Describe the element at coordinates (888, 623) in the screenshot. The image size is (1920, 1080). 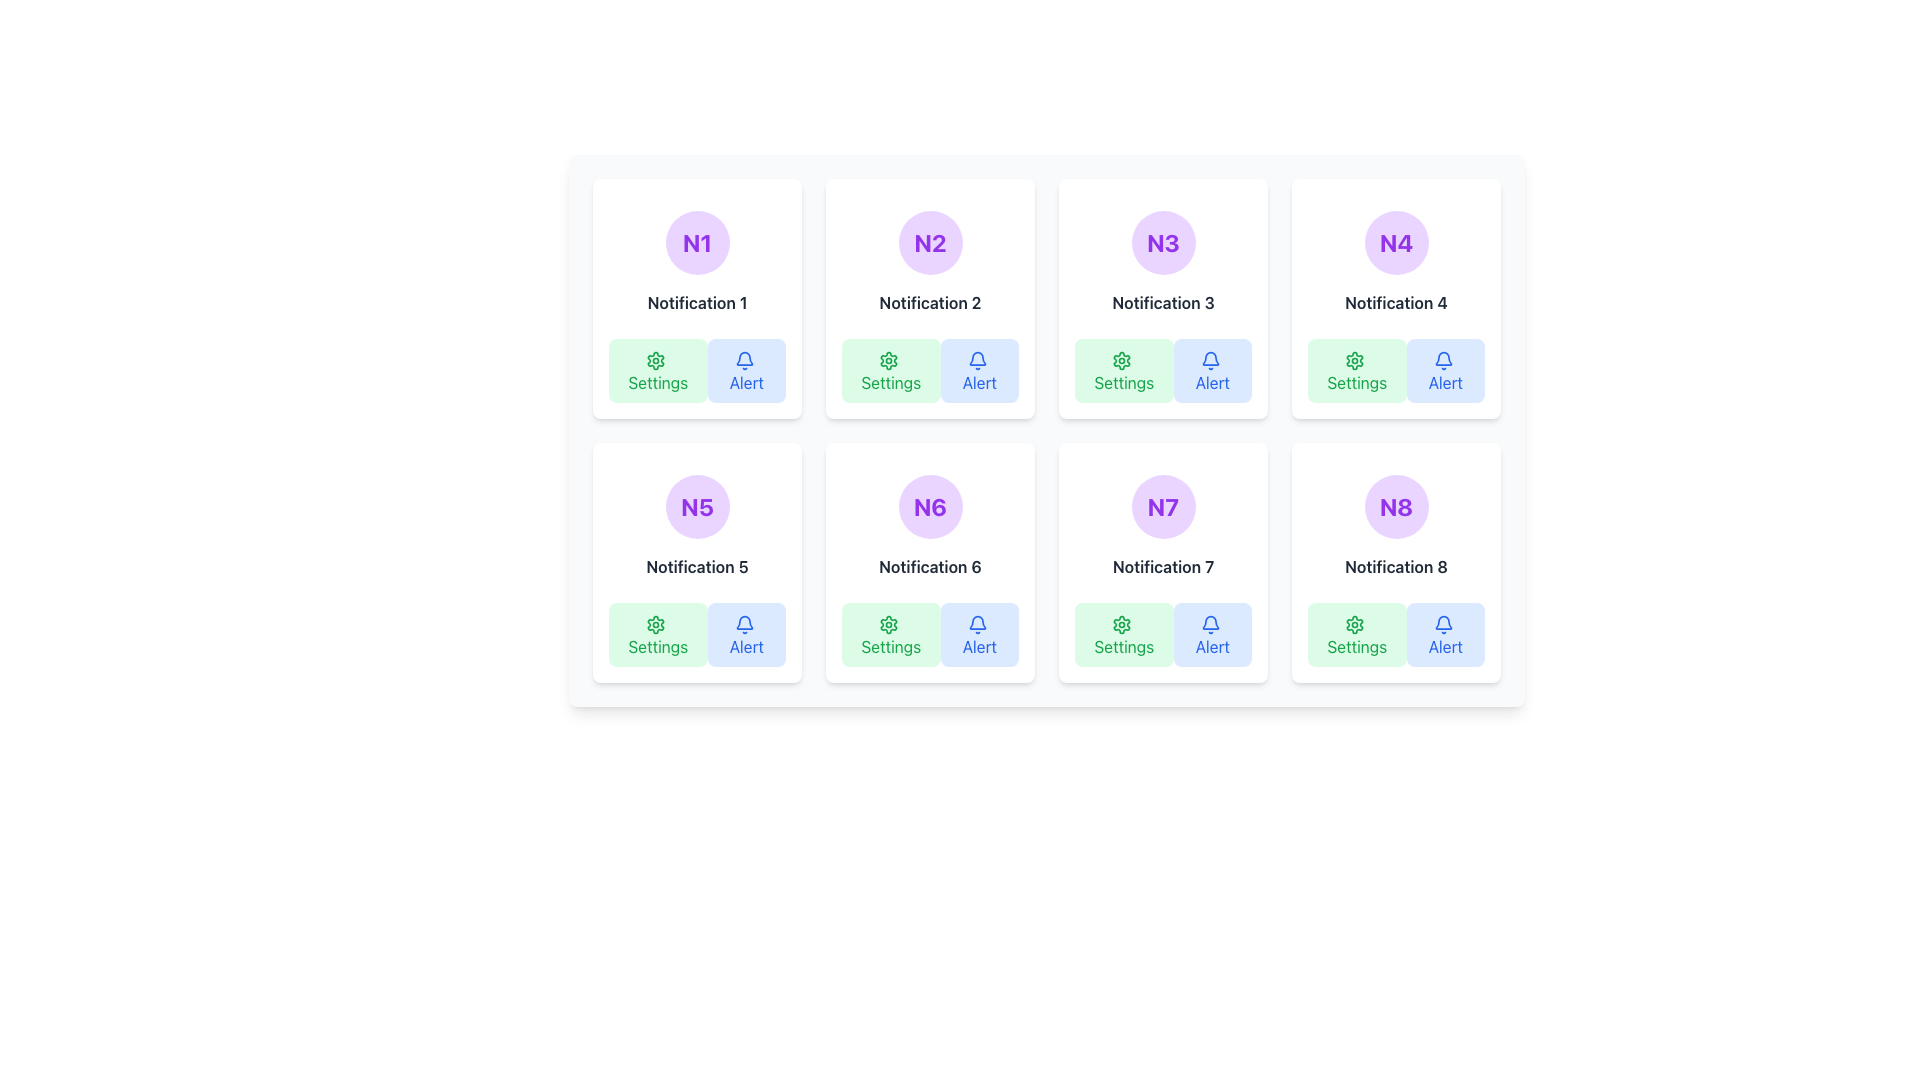
I see `the Settings icon located in the notification card for 'Notification 6'` at that location.